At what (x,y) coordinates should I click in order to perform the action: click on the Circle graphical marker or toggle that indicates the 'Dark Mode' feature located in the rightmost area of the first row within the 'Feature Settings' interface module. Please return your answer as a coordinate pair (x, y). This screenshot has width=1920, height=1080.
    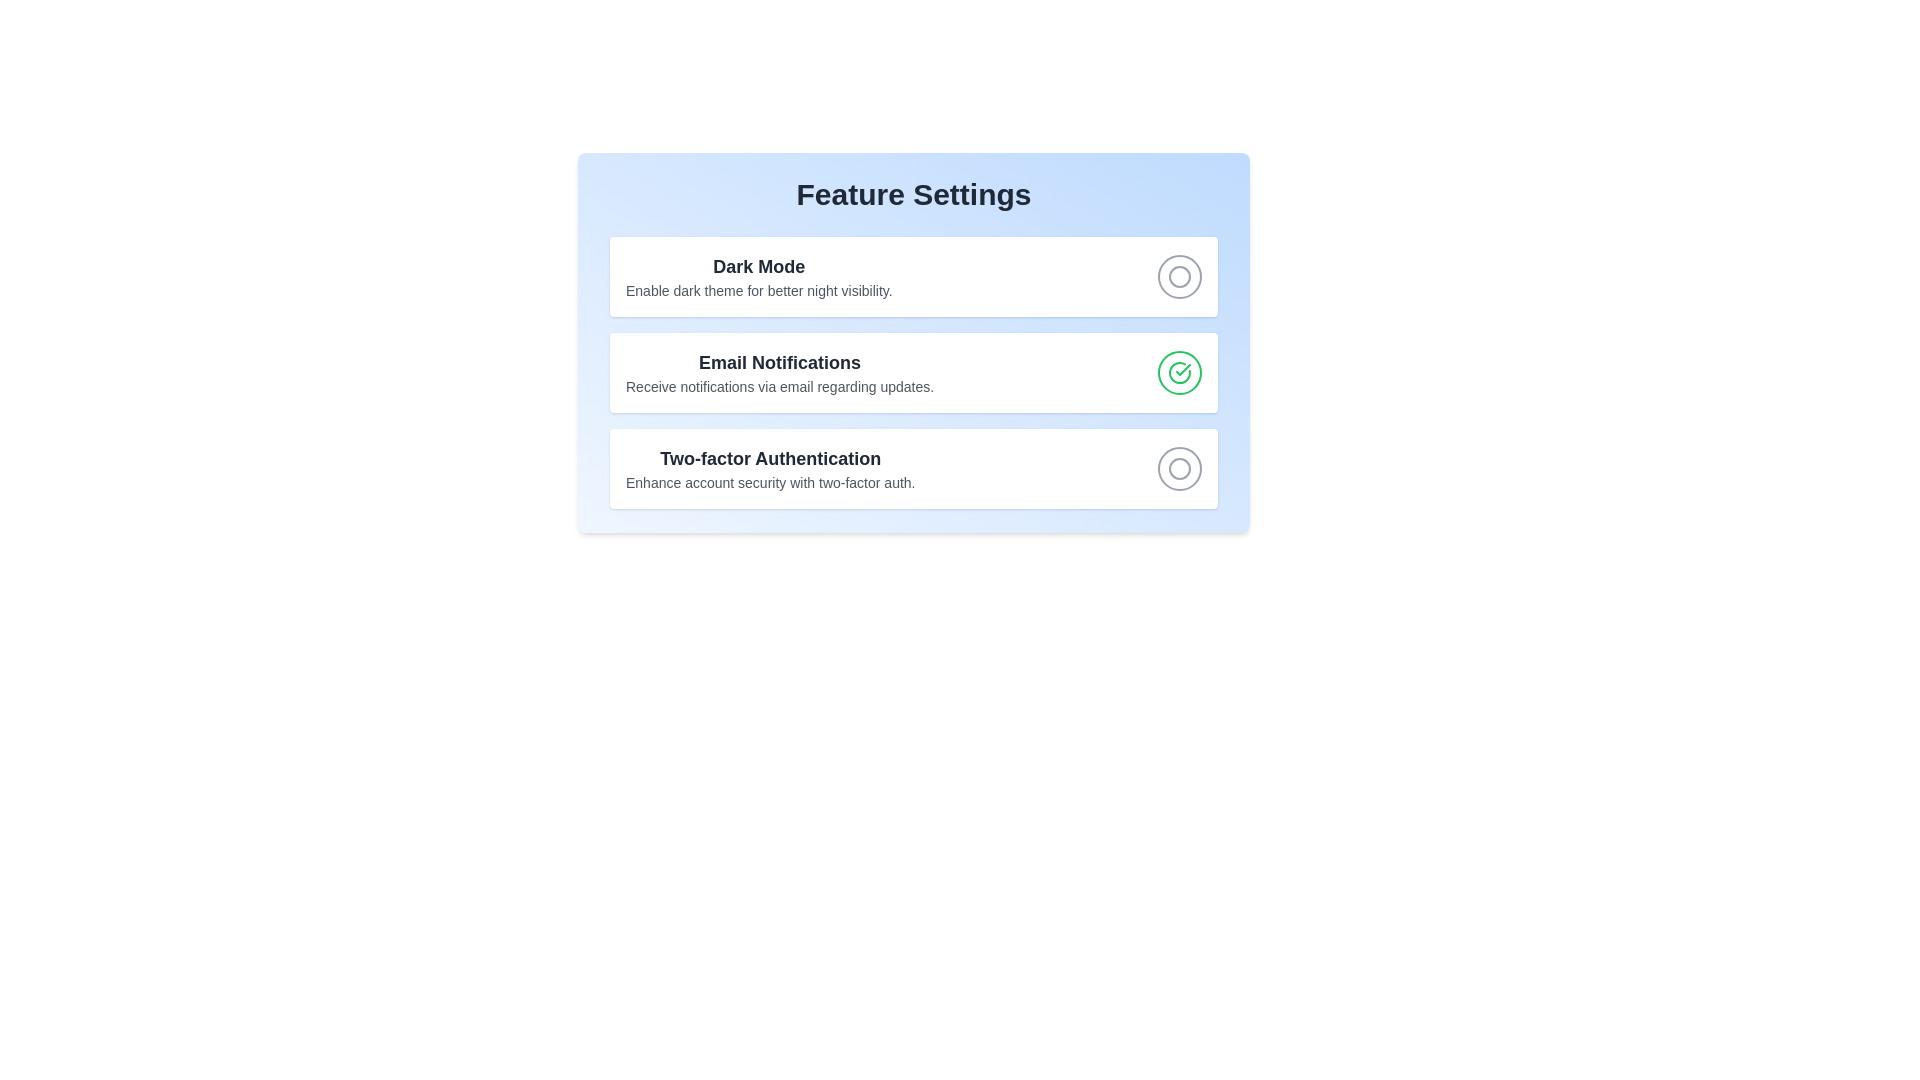
    Looking at the image, I should click on (1180, 277).